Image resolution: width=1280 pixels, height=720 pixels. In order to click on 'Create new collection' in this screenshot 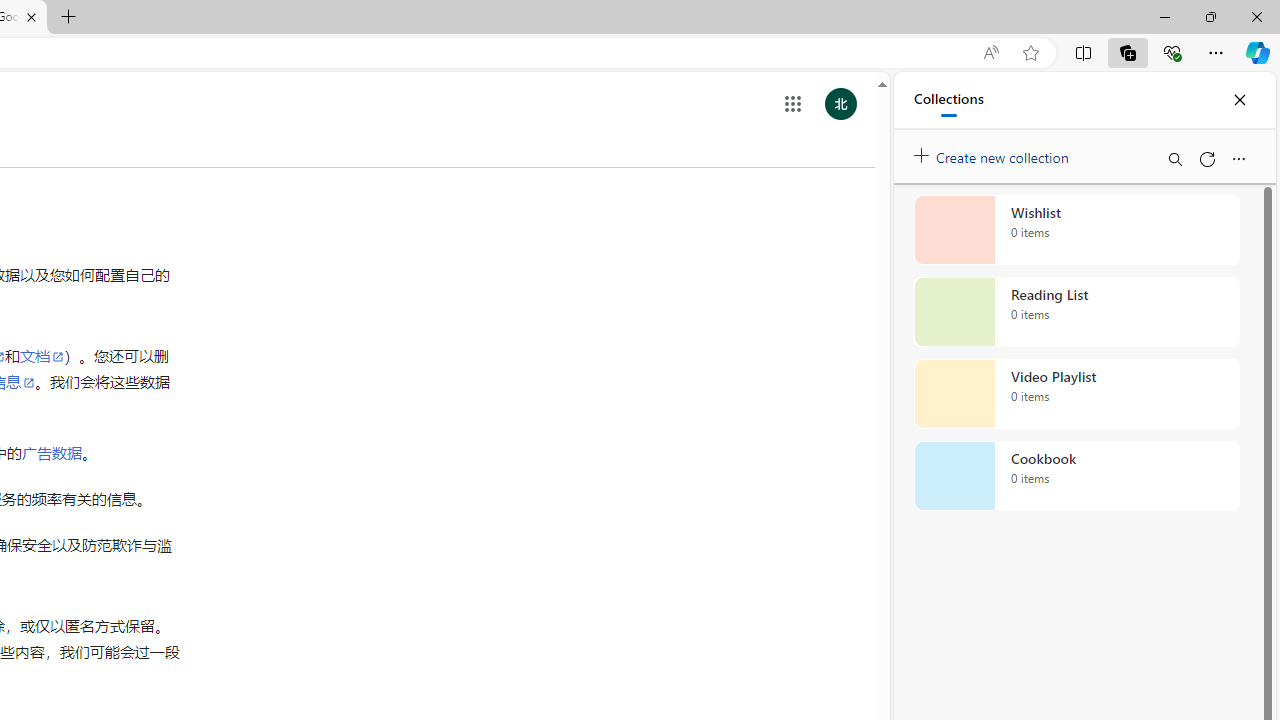, I will do `click(995, 152)`.